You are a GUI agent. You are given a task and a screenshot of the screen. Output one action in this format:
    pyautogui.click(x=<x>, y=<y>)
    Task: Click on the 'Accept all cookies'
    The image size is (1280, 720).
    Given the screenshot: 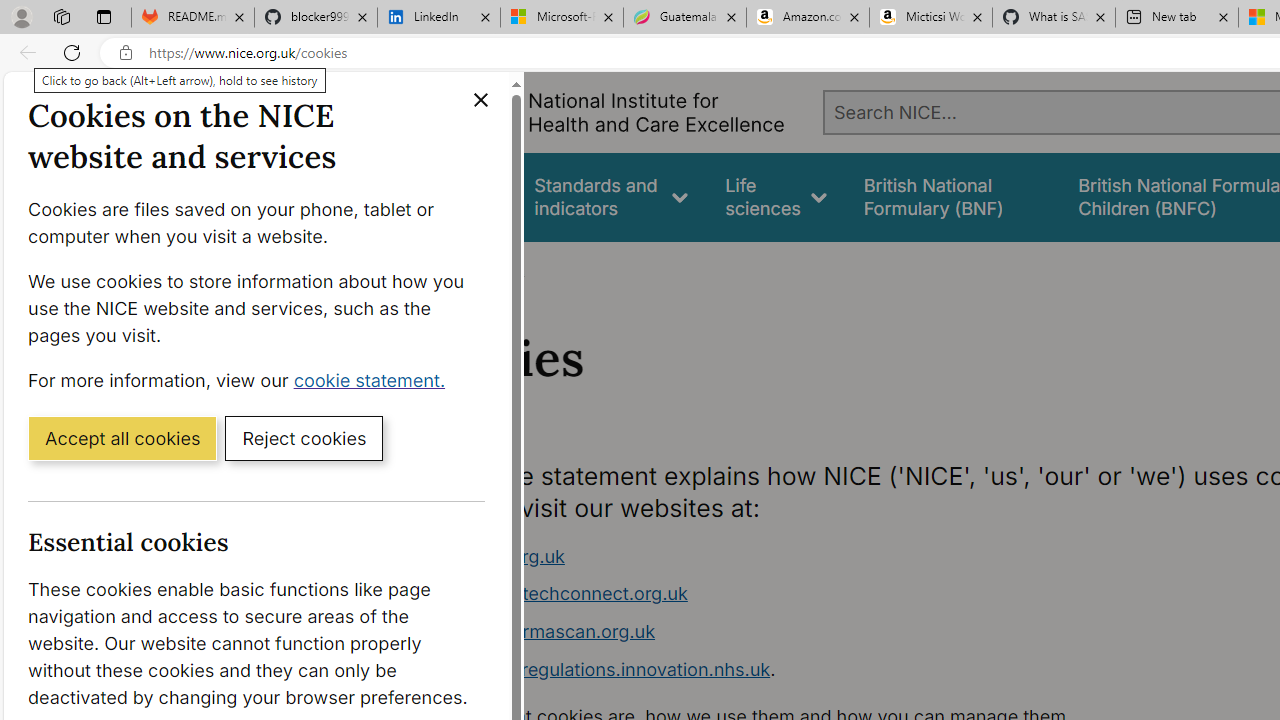 What is the action you would take?
    pyautogui.click(x=121, y=436)
    